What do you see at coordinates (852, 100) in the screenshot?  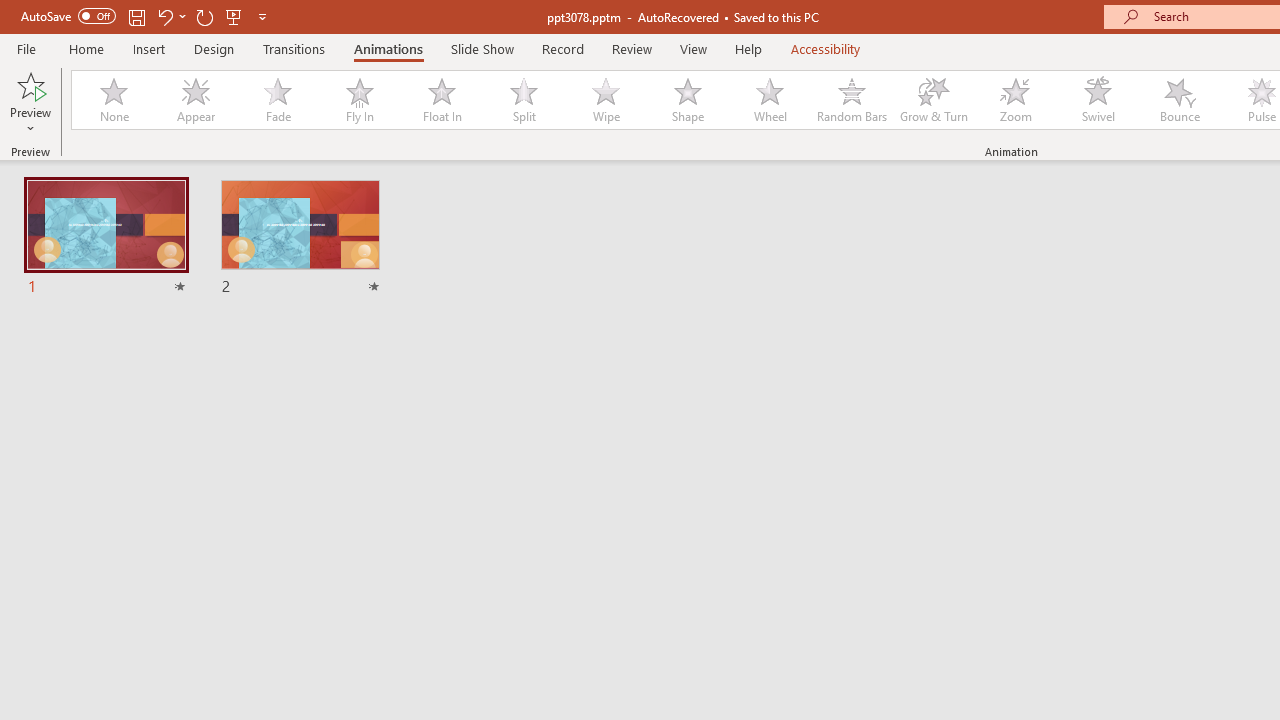 I see `'Random Bars'` at bounding box center [852, 100].